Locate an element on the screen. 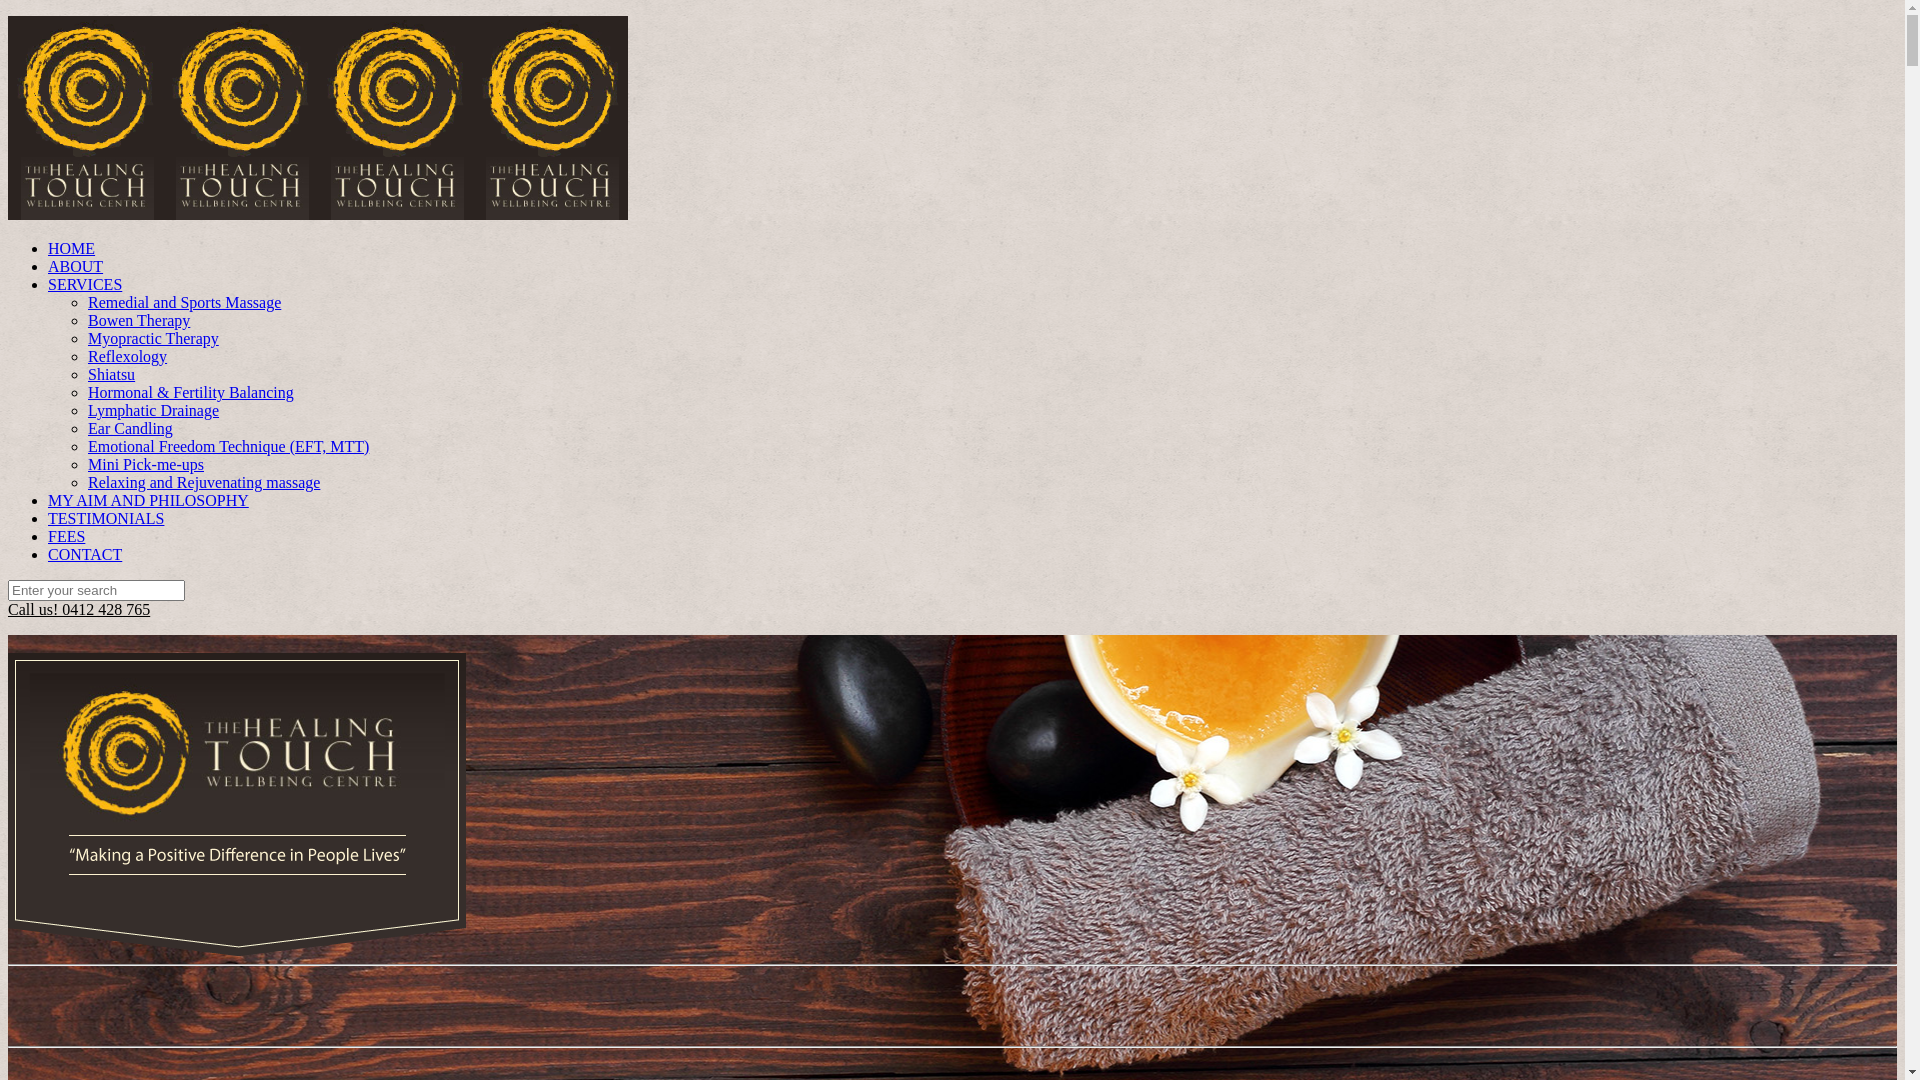 The image size is (1920, 1080). 'Myopractic Therapy' is located at coordinates (152, 337).